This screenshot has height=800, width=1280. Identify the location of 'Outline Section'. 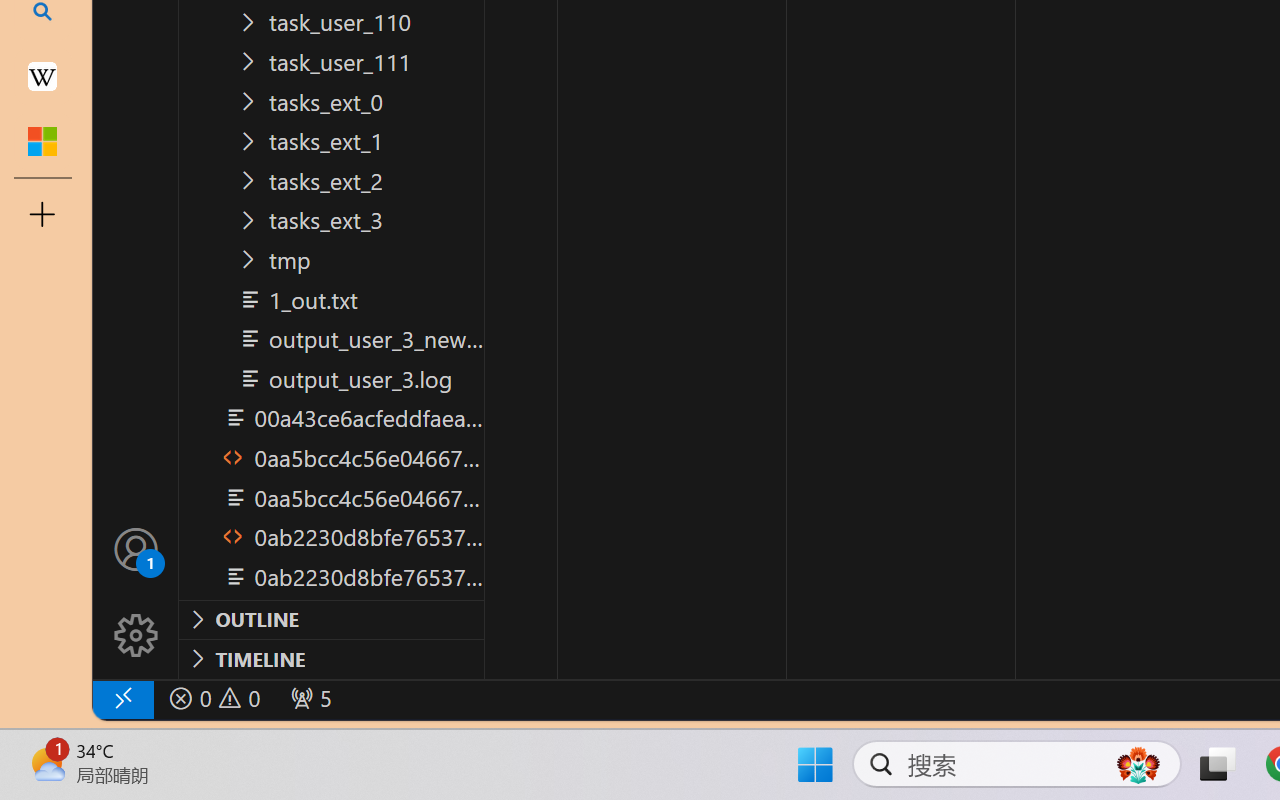
(331, 619).